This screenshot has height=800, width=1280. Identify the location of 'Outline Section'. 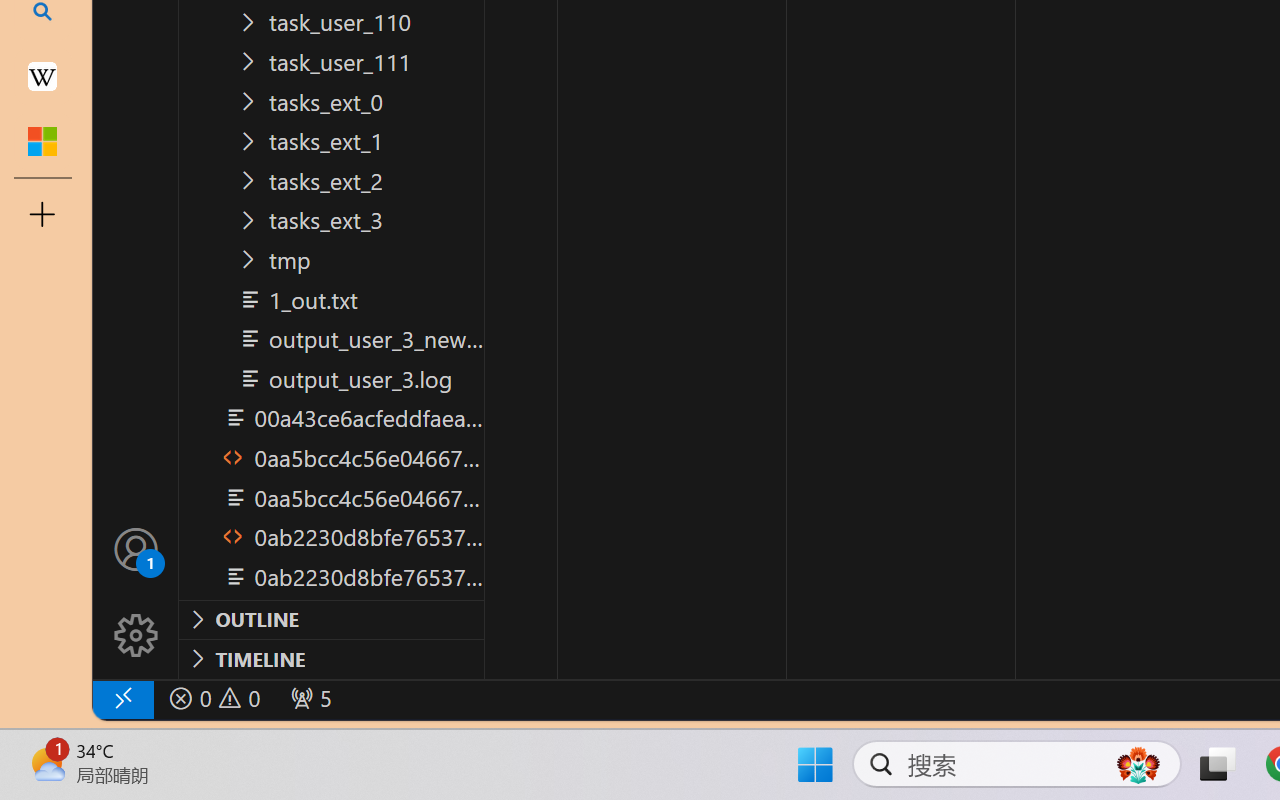
(331, 619).